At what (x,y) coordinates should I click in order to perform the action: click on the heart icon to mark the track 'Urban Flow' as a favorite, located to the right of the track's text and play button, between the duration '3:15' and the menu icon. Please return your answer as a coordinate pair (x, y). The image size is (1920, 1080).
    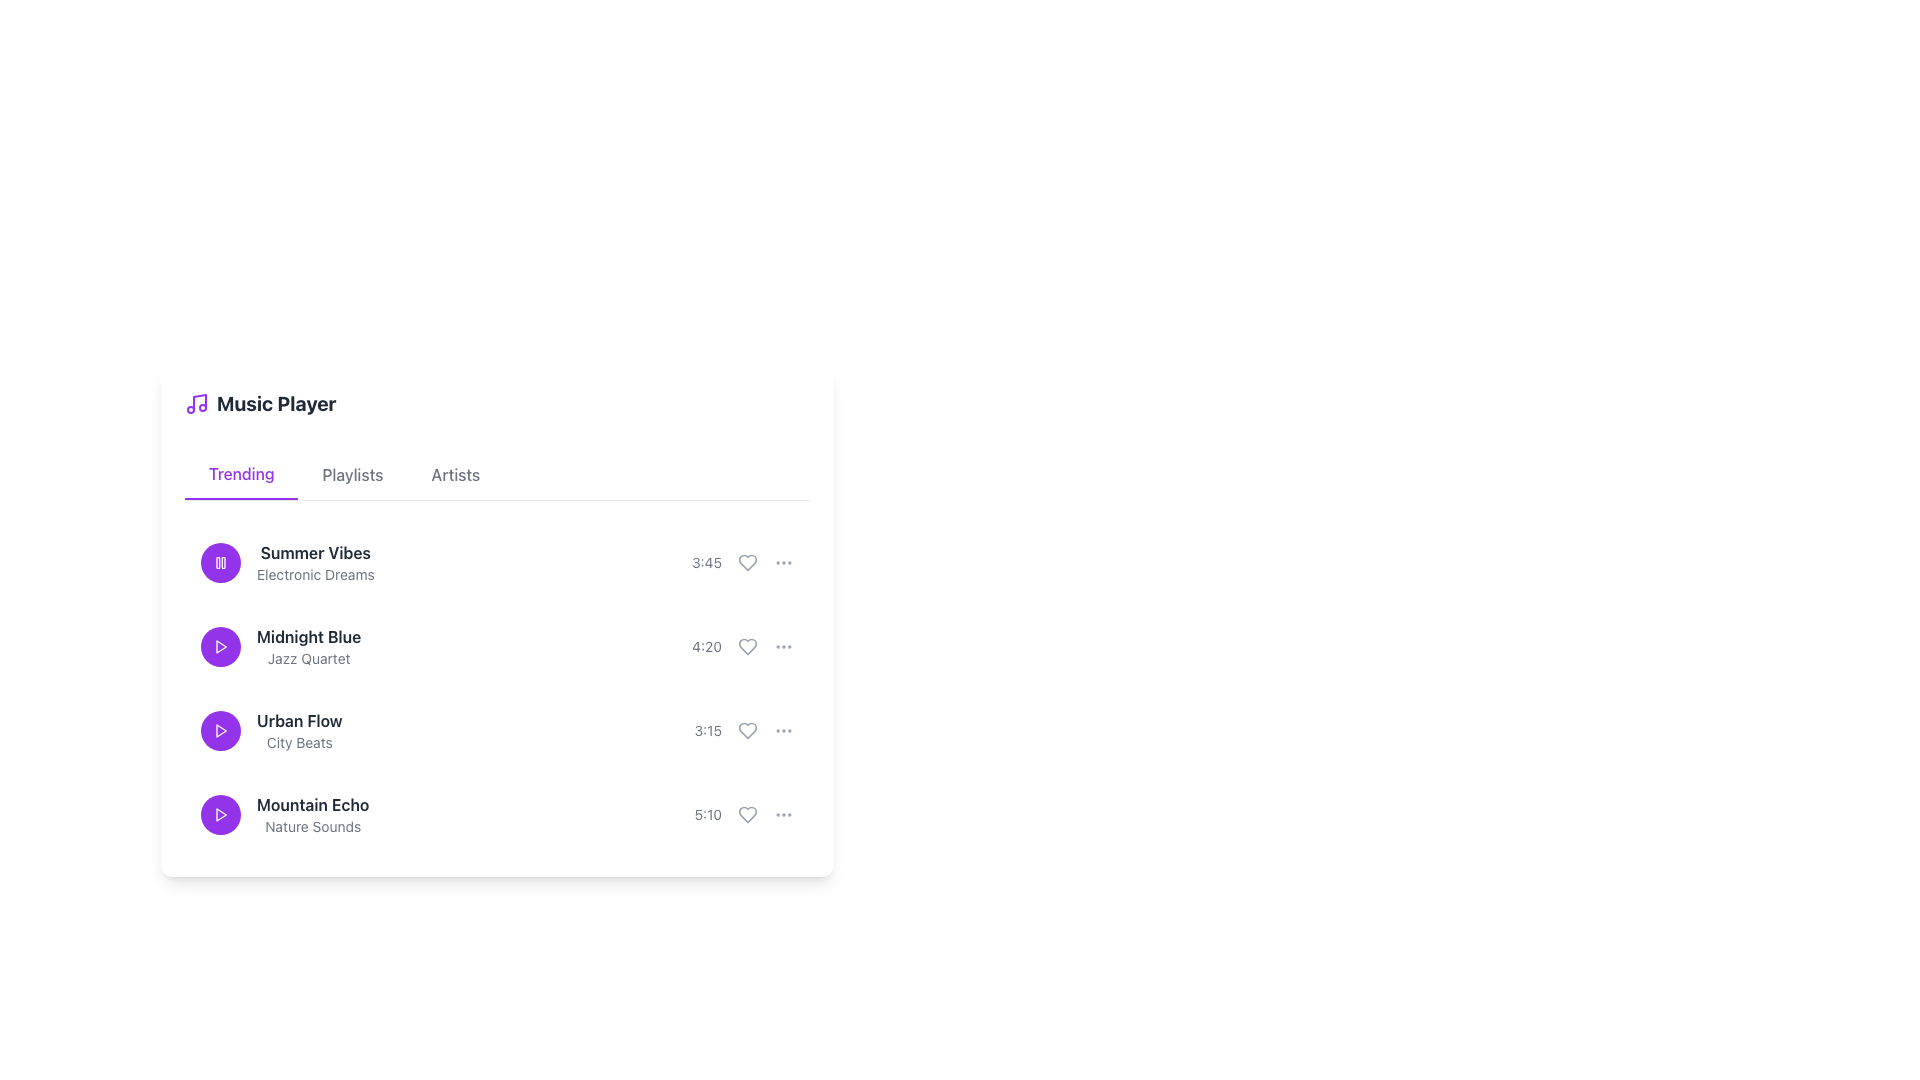
    Looking at the image, I should click on (747, 731).